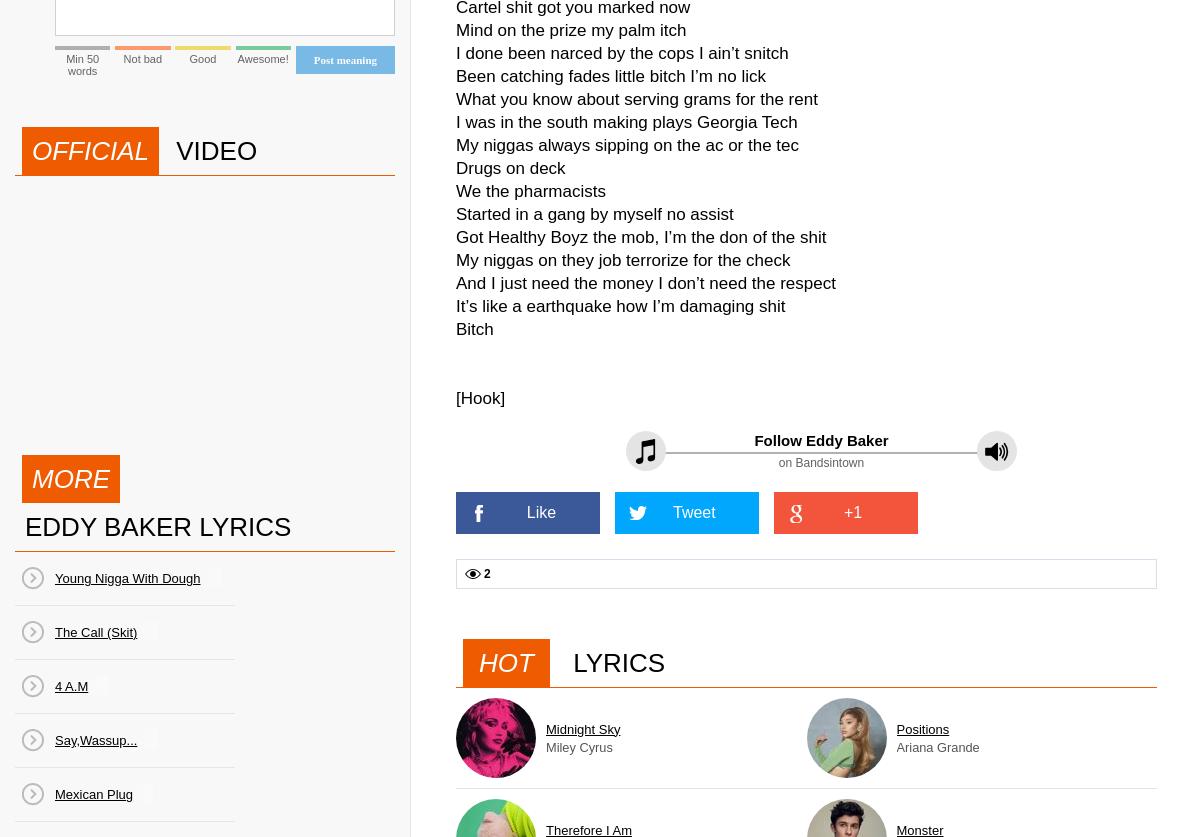  Describe the element at coordinates (620, 53) in the screenshot. I see `'I done been narced by the cops I ain’t snitch'` at that location.